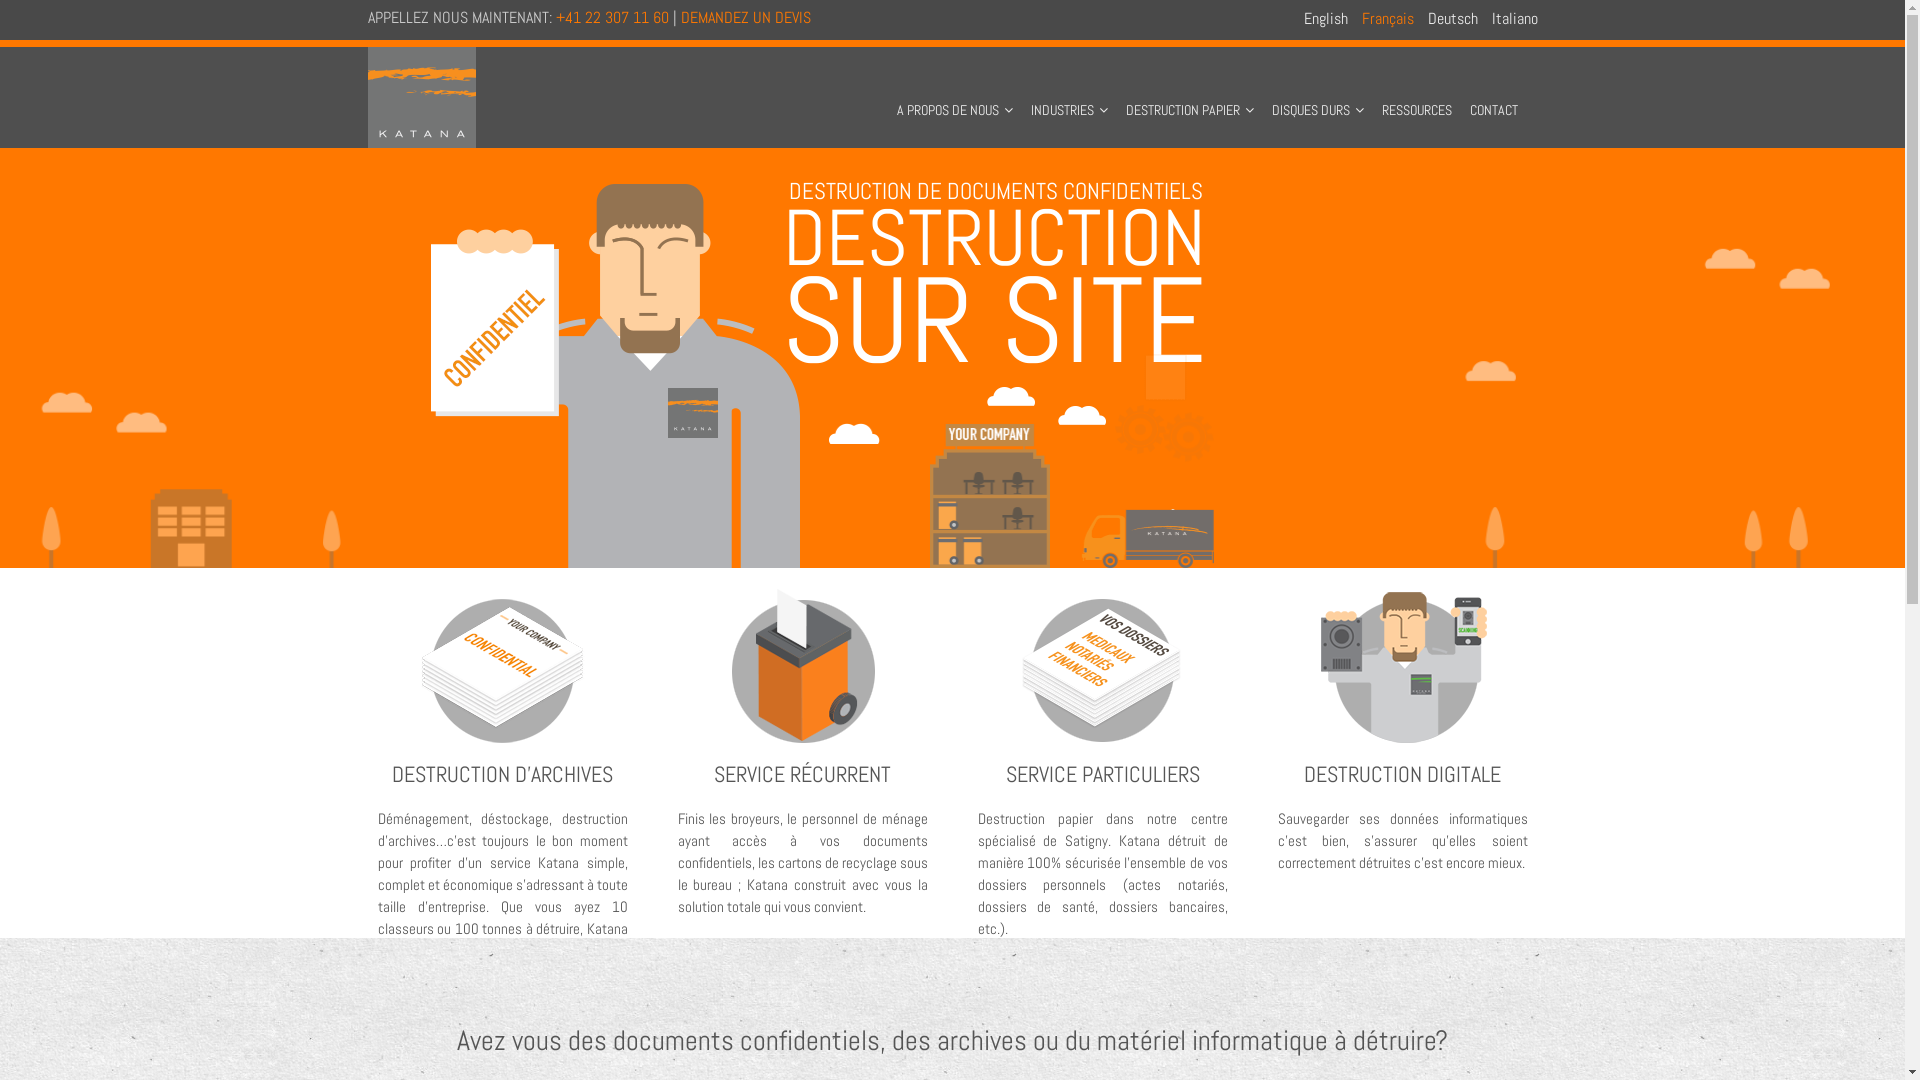 The height and width of the screenshot is (1080, 1920). I want to click on 'A PROPOS DE NOUS', so click(891, 93).